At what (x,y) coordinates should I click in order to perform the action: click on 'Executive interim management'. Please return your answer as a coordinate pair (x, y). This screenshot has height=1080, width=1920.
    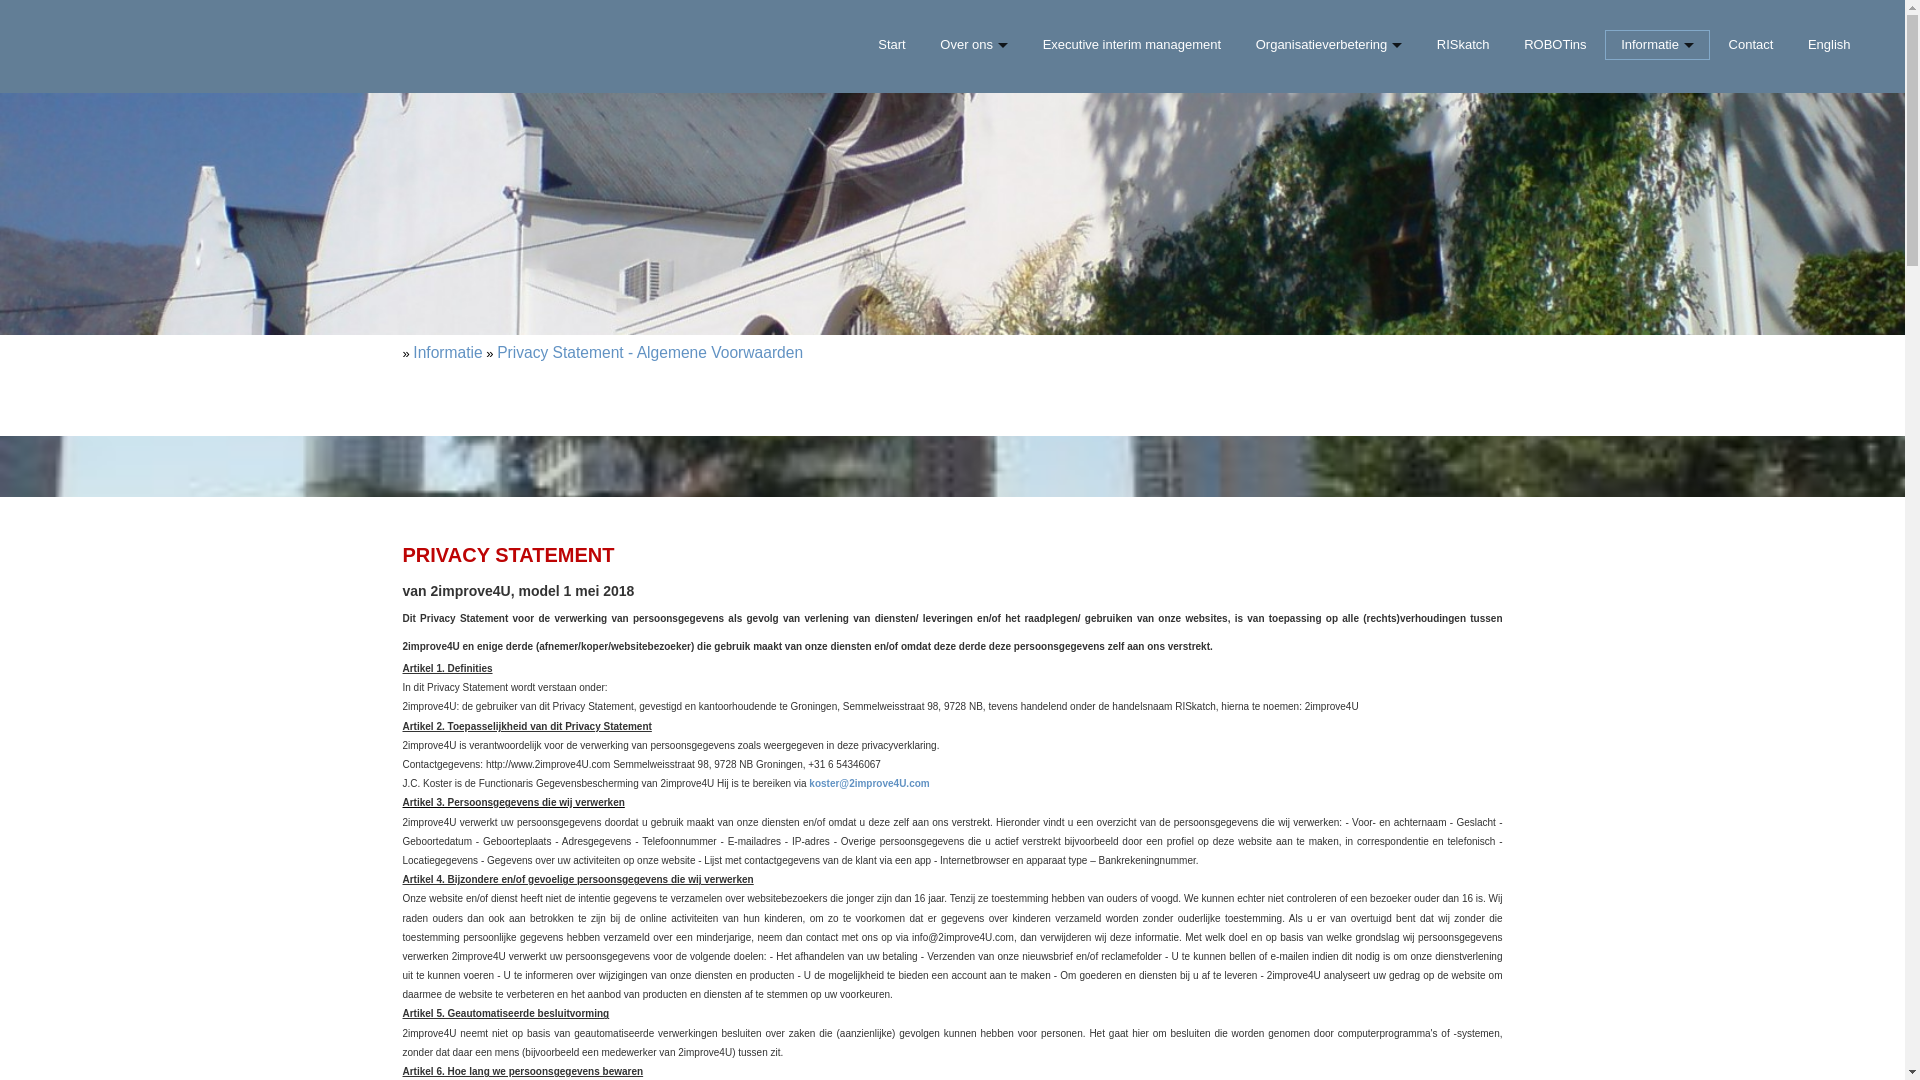
    Looking at the image, I should click on (1027, 45).